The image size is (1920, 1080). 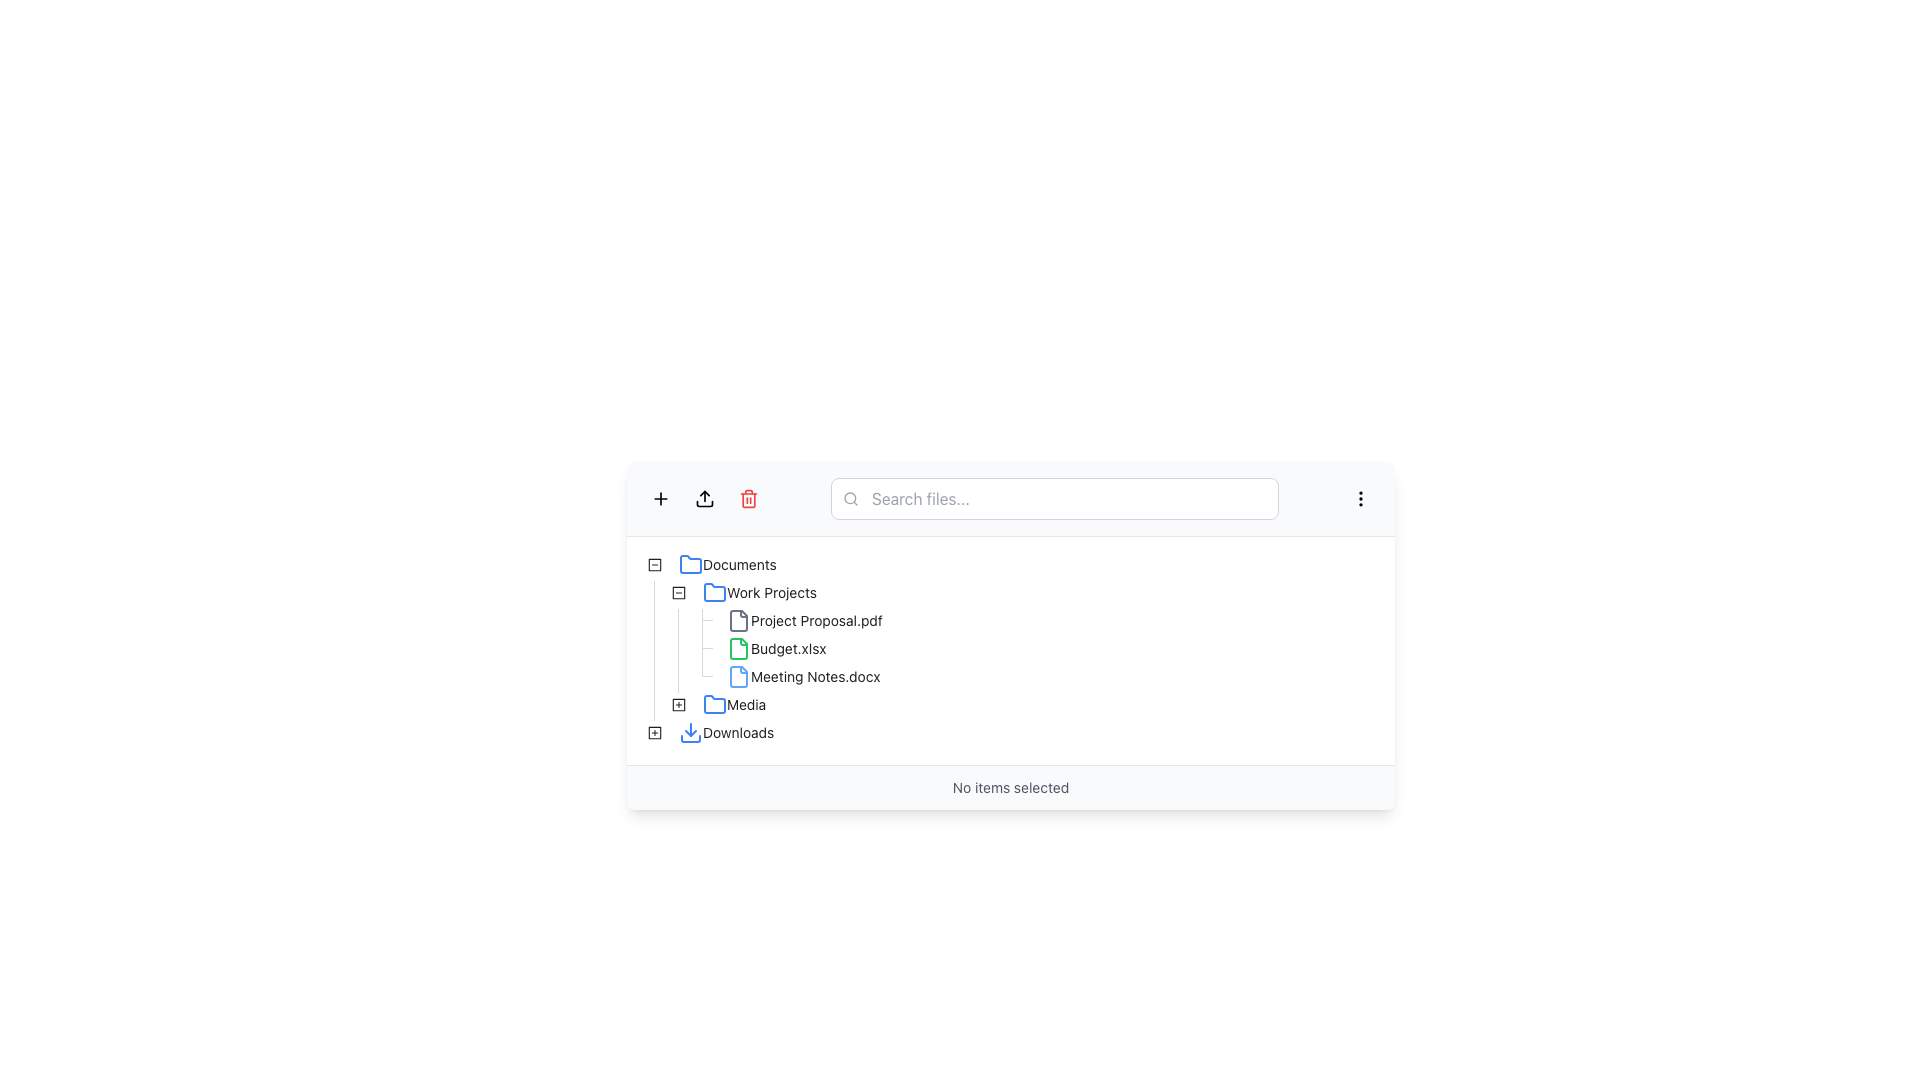 What do you see at coordinates (667, 620) in the screenshot?
I see `the indentation unit located beside 'Project Proposal.pdf' in the 'Work Projects' folder` at bounding box center [667, 620].